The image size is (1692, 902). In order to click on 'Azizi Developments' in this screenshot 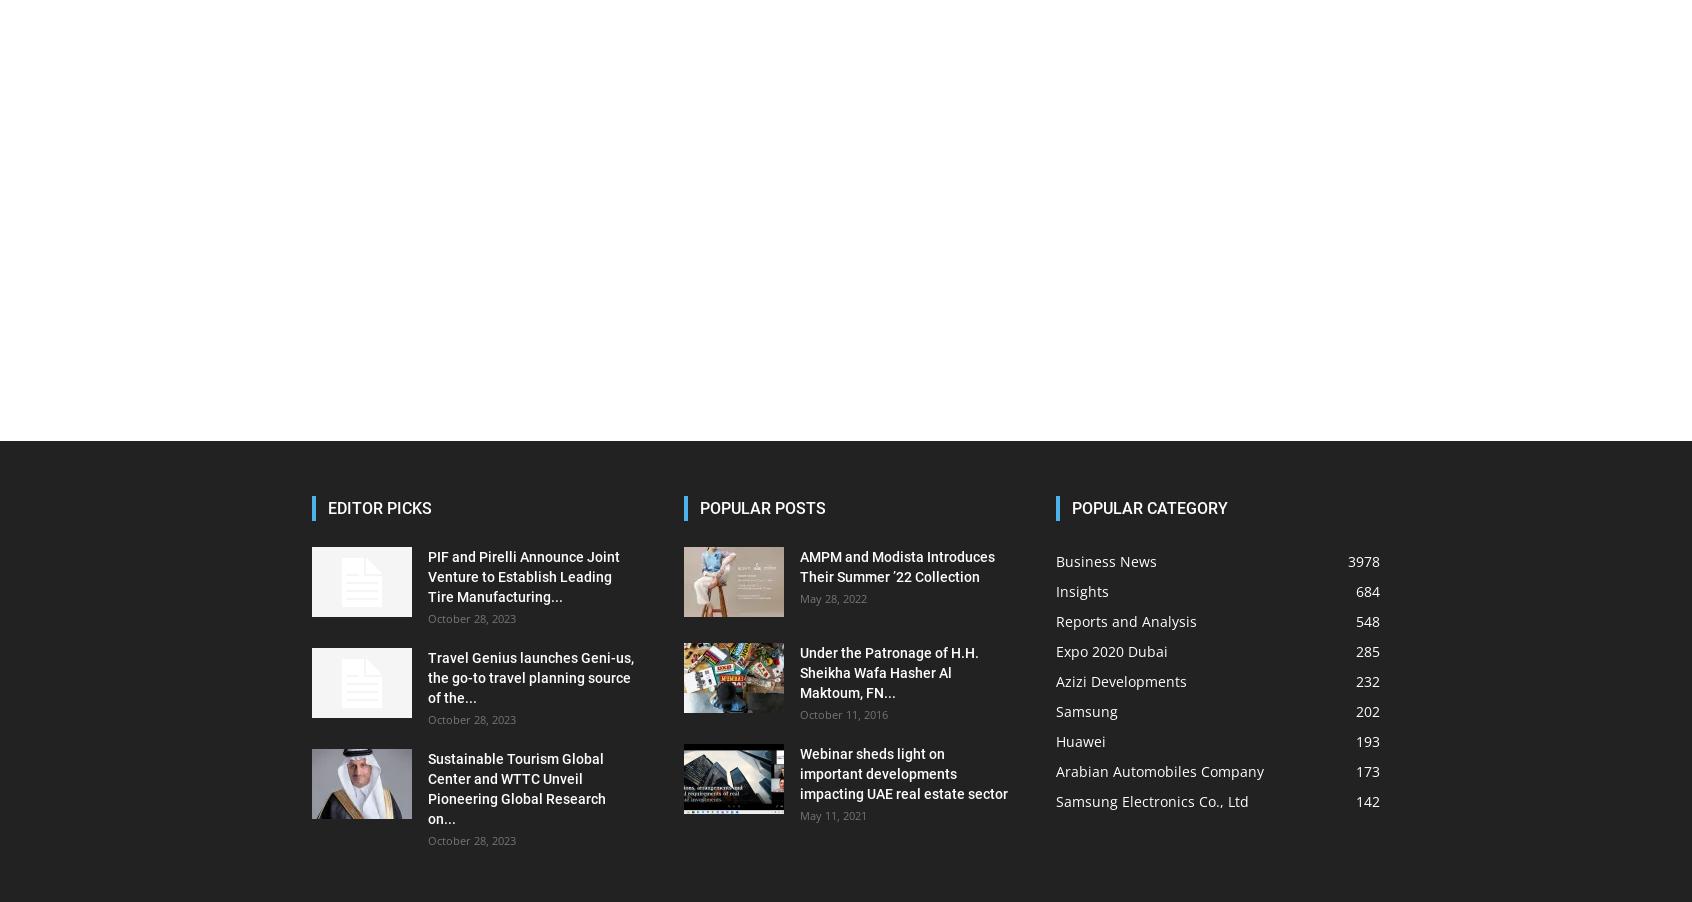, I will do `click(1121, 681)`.